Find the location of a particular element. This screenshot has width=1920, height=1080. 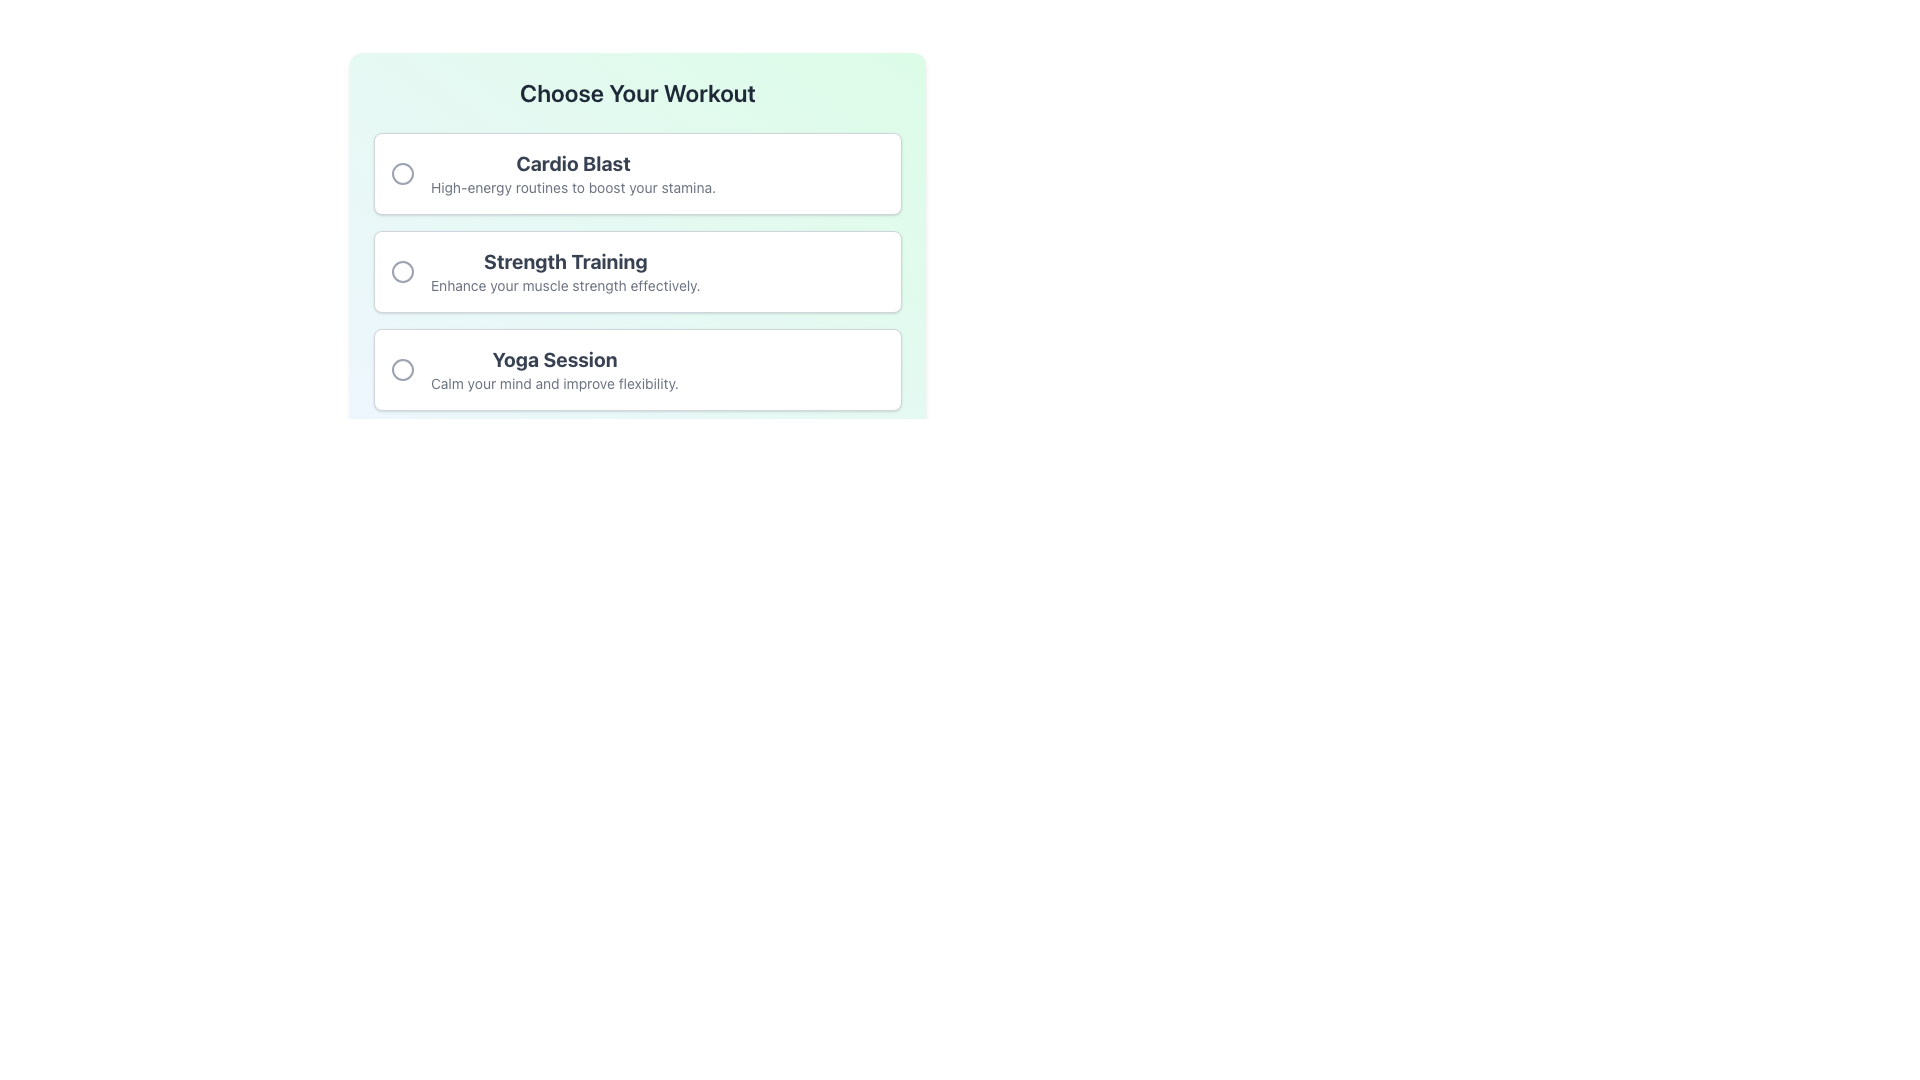

the selectable option indicator (radio button) is located at coordinates (402, 370).